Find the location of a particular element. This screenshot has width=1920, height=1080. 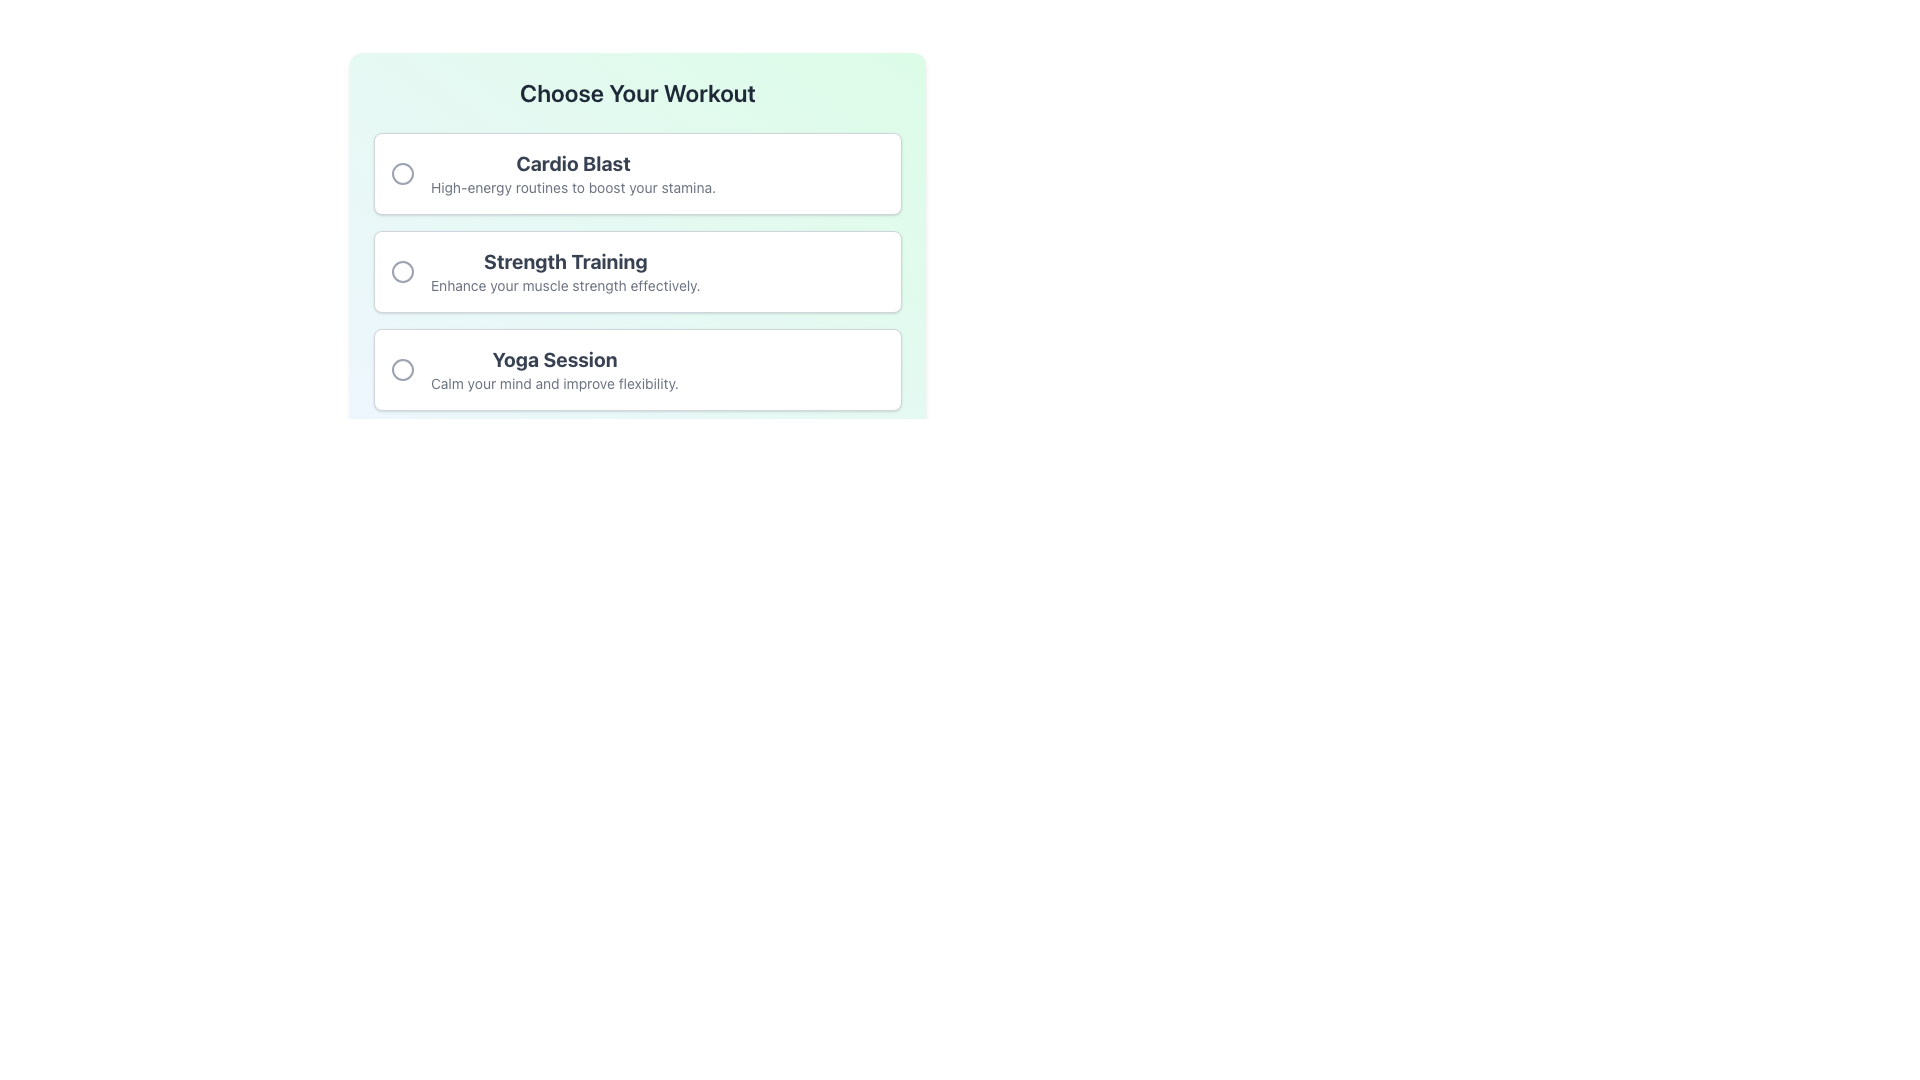

the selectable option indicator (radio button) is located at coordinates (402, 370).